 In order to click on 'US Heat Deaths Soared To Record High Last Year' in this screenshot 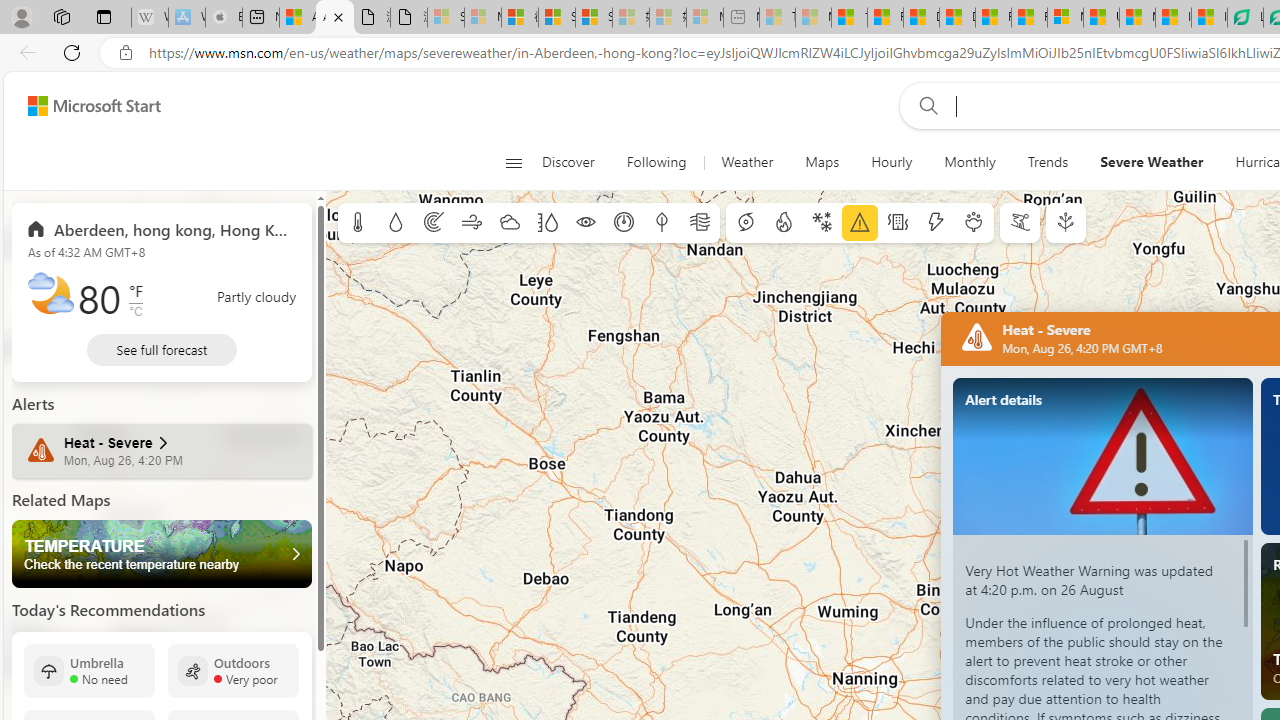, I will do `click(1100, 17)`.